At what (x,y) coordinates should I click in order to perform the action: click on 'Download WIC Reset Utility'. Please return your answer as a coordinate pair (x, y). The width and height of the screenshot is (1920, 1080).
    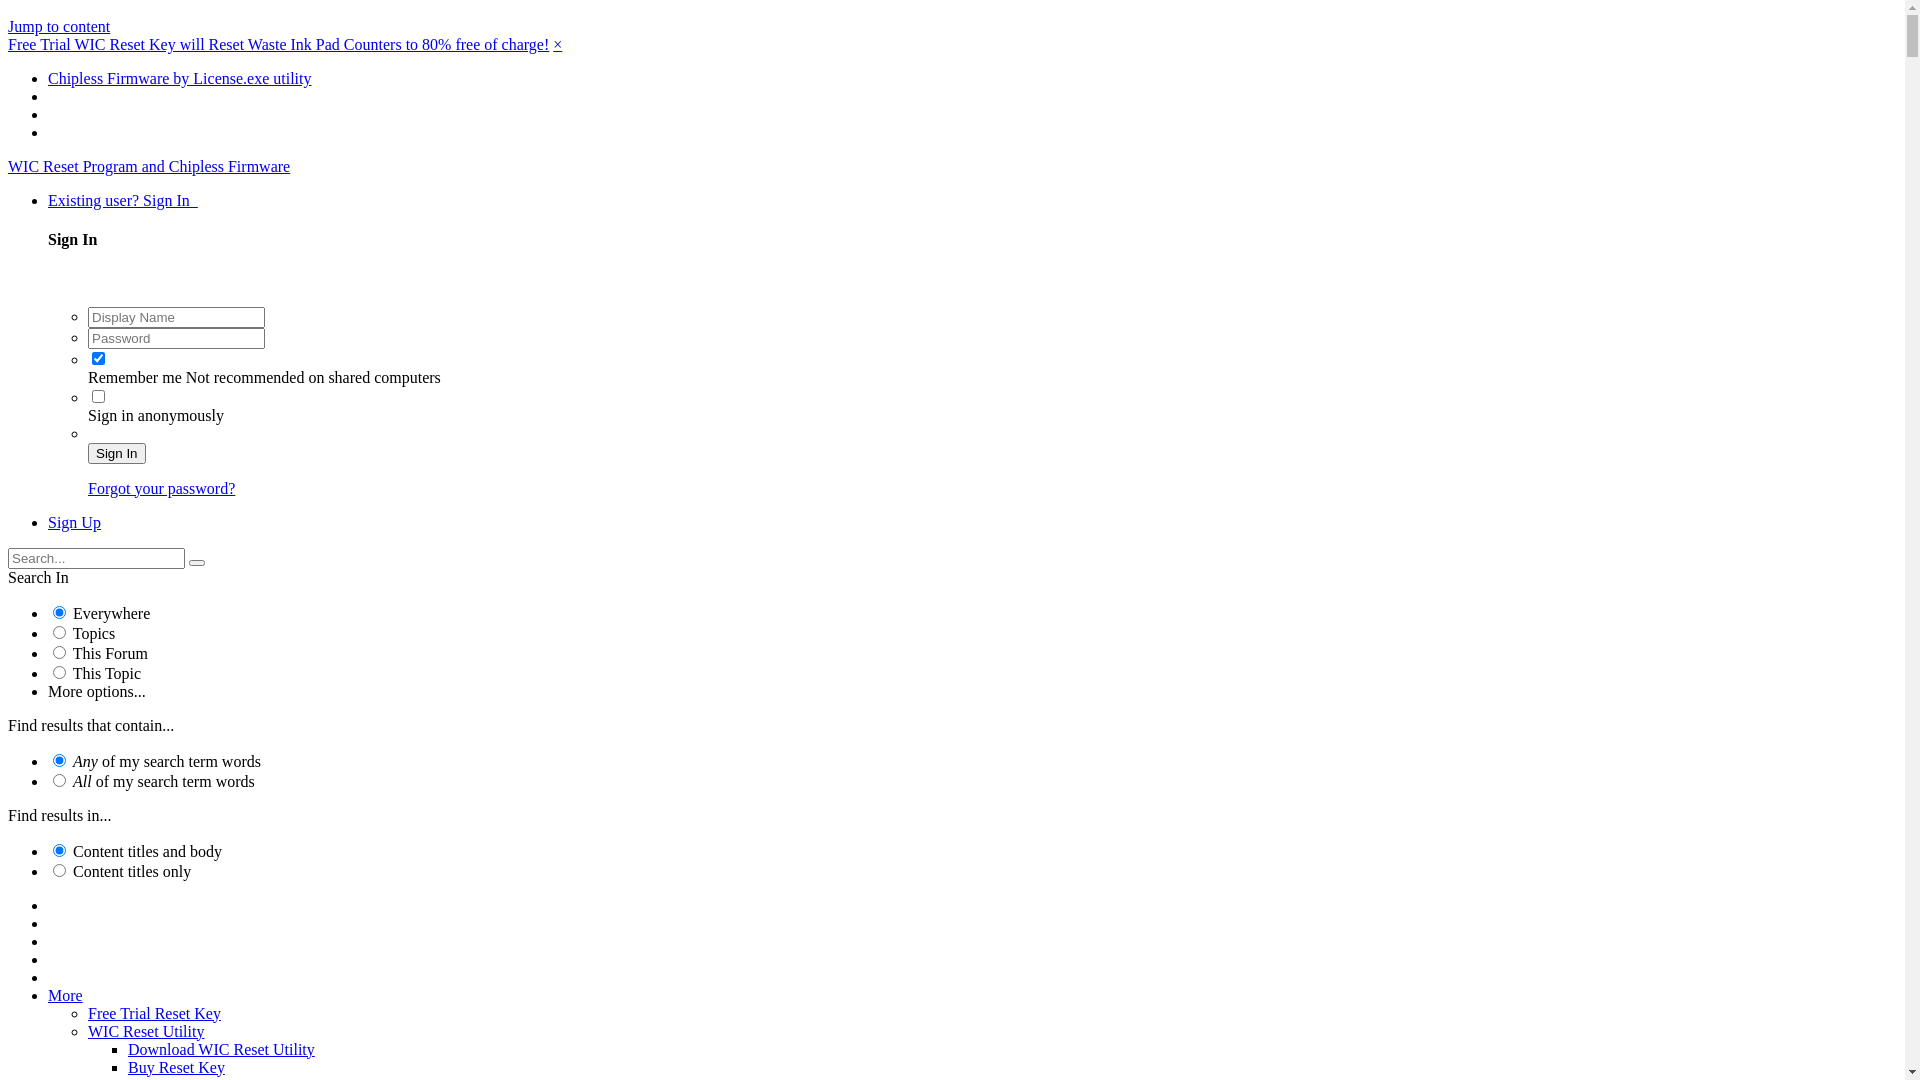
    Looking at the image, I should click on (127, 1048).